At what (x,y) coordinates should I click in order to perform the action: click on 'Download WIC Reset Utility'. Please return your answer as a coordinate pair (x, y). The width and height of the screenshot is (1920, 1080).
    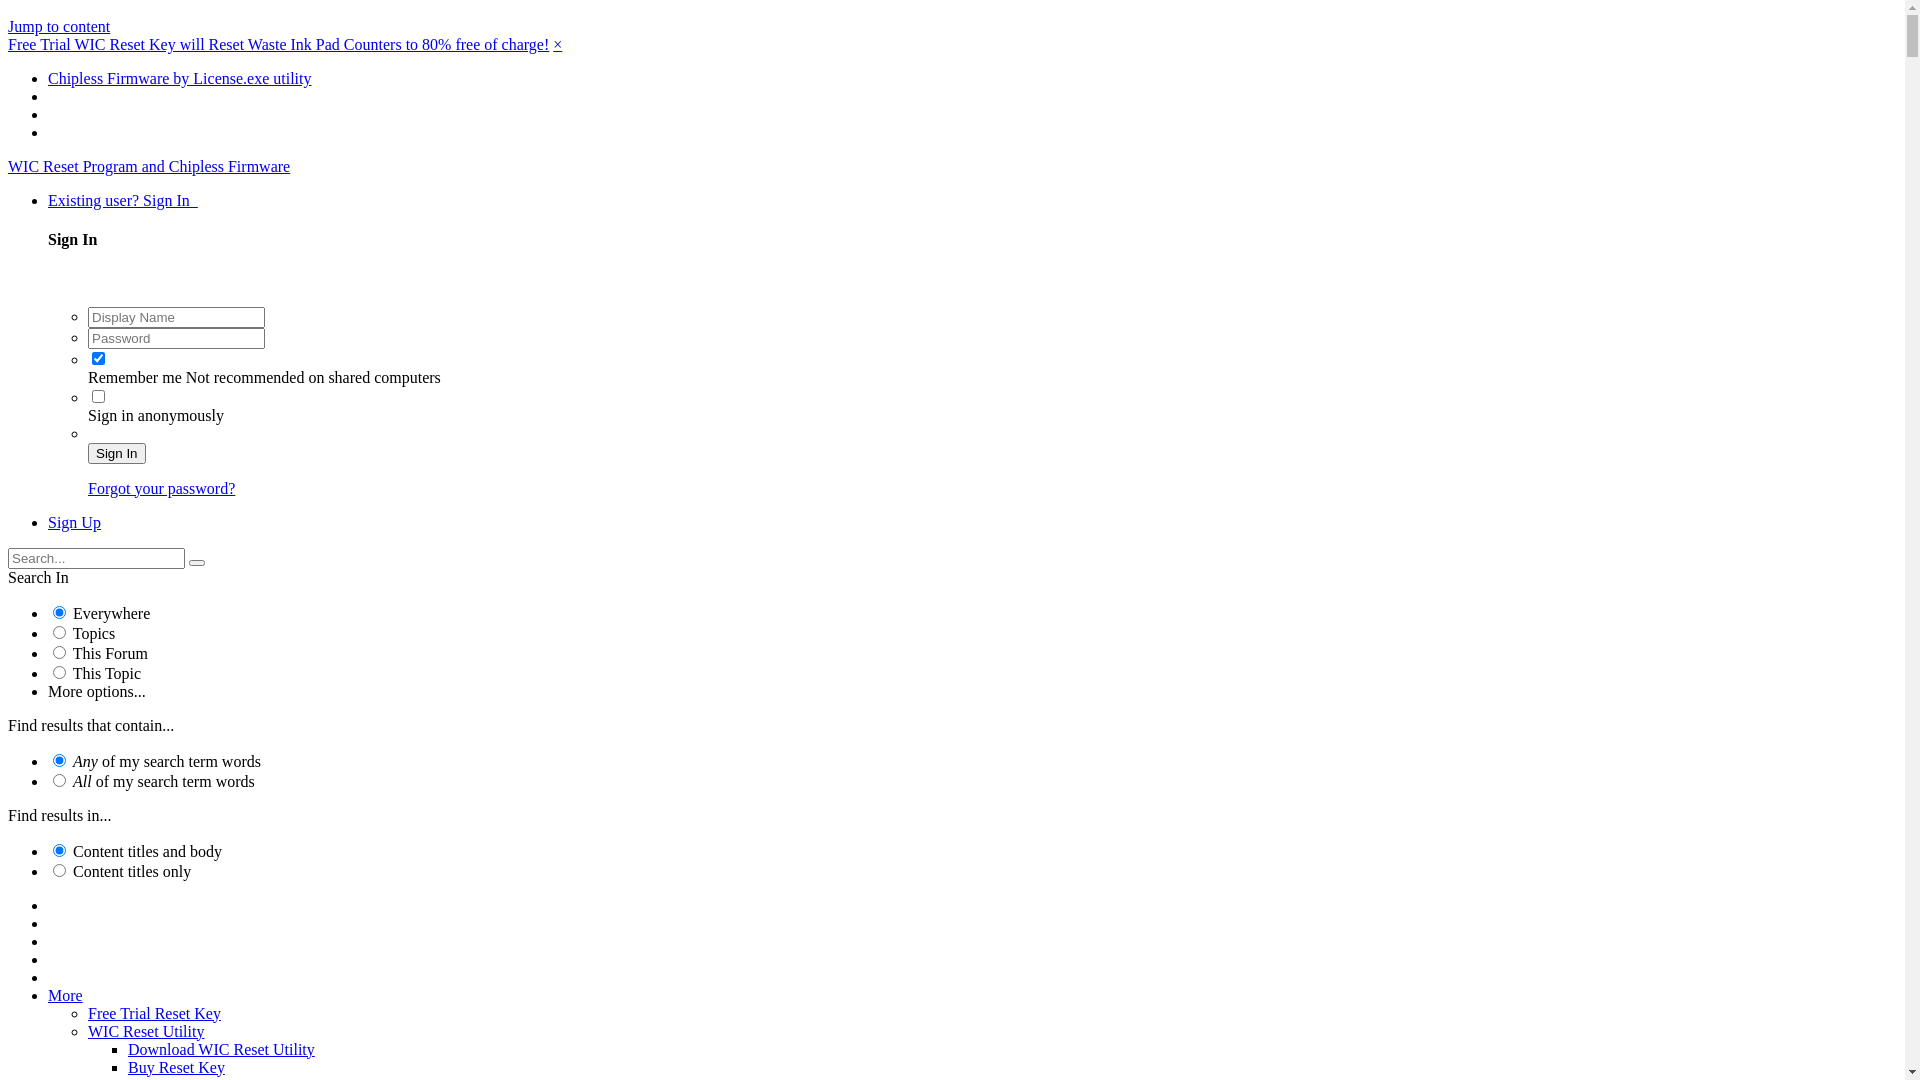
    Looking at the image, I should click on (127, 1048).